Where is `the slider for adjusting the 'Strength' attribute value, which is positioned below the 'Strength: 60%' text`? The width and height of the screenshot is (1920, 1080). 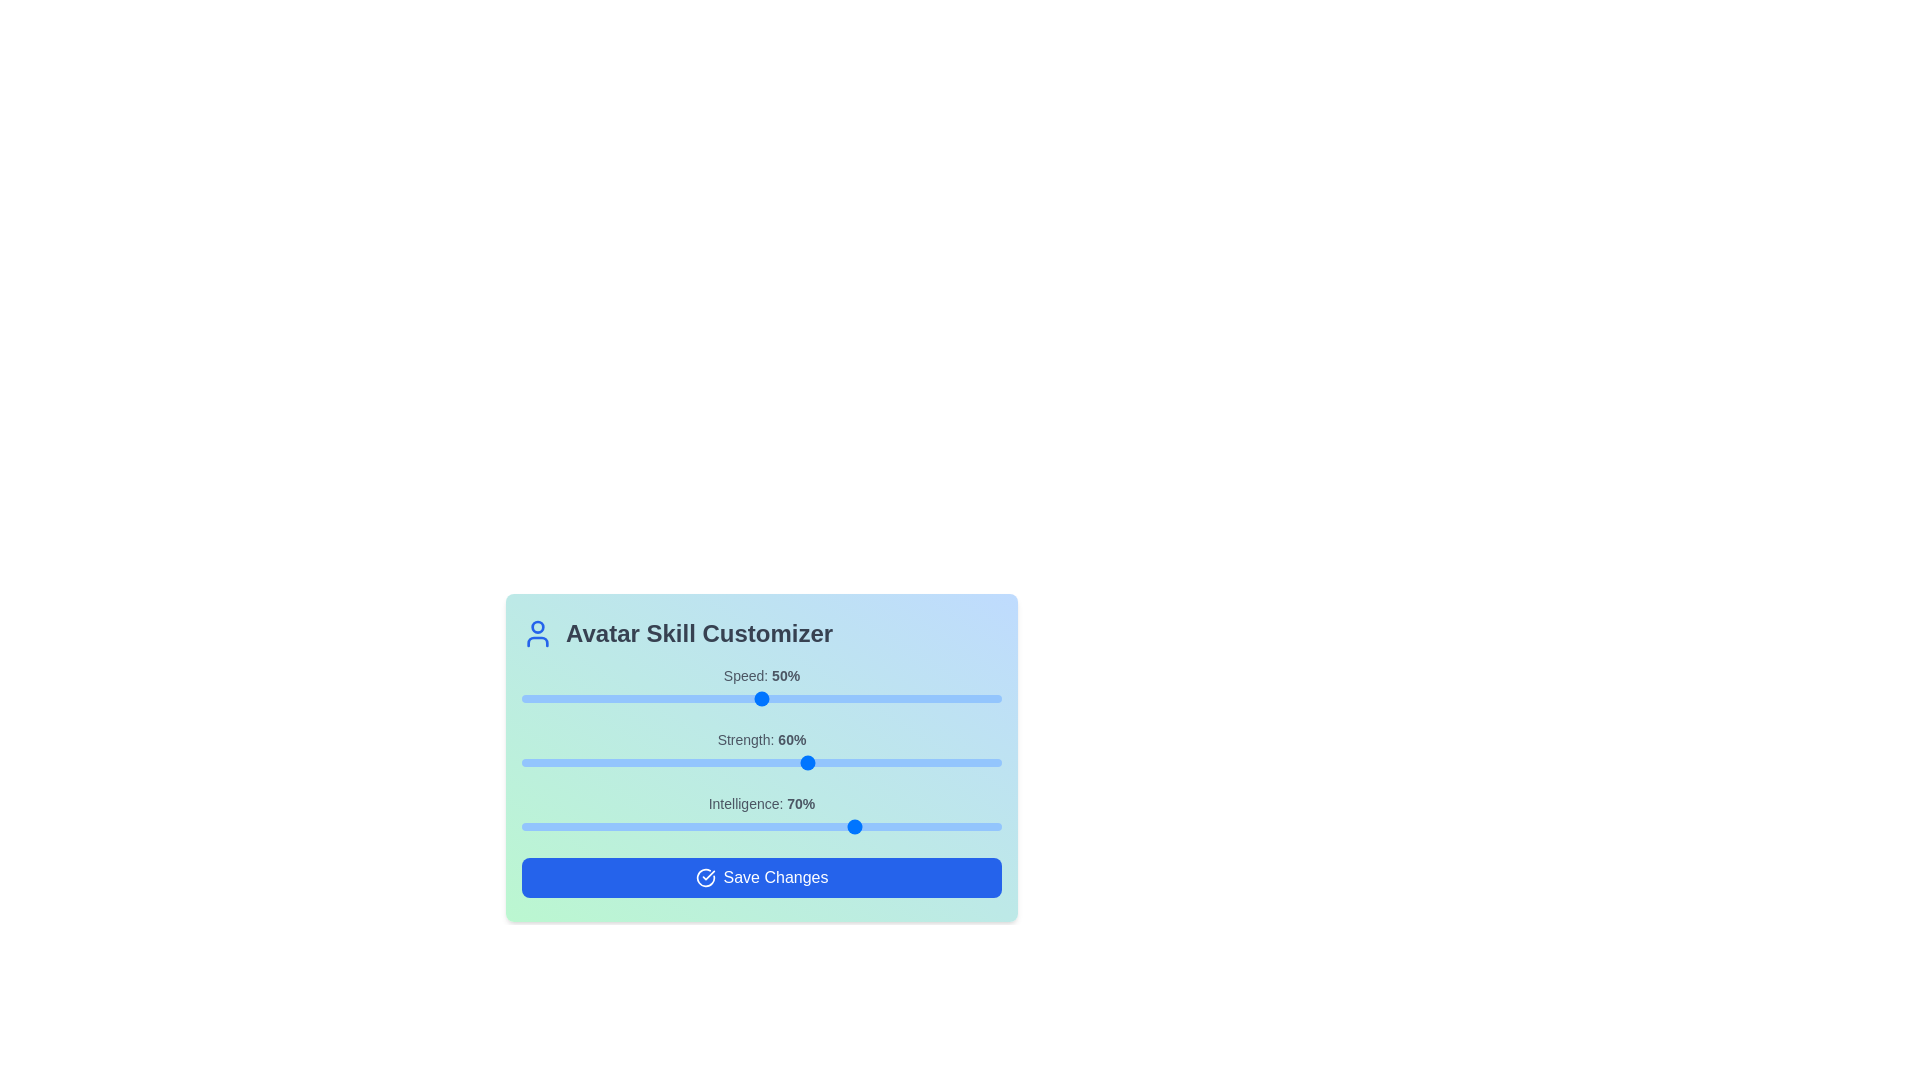
the slider for adjusting the 'Strength' attribute value, which is positioned below the 'Strength: 60%' text is located at coordinates (761, 763).